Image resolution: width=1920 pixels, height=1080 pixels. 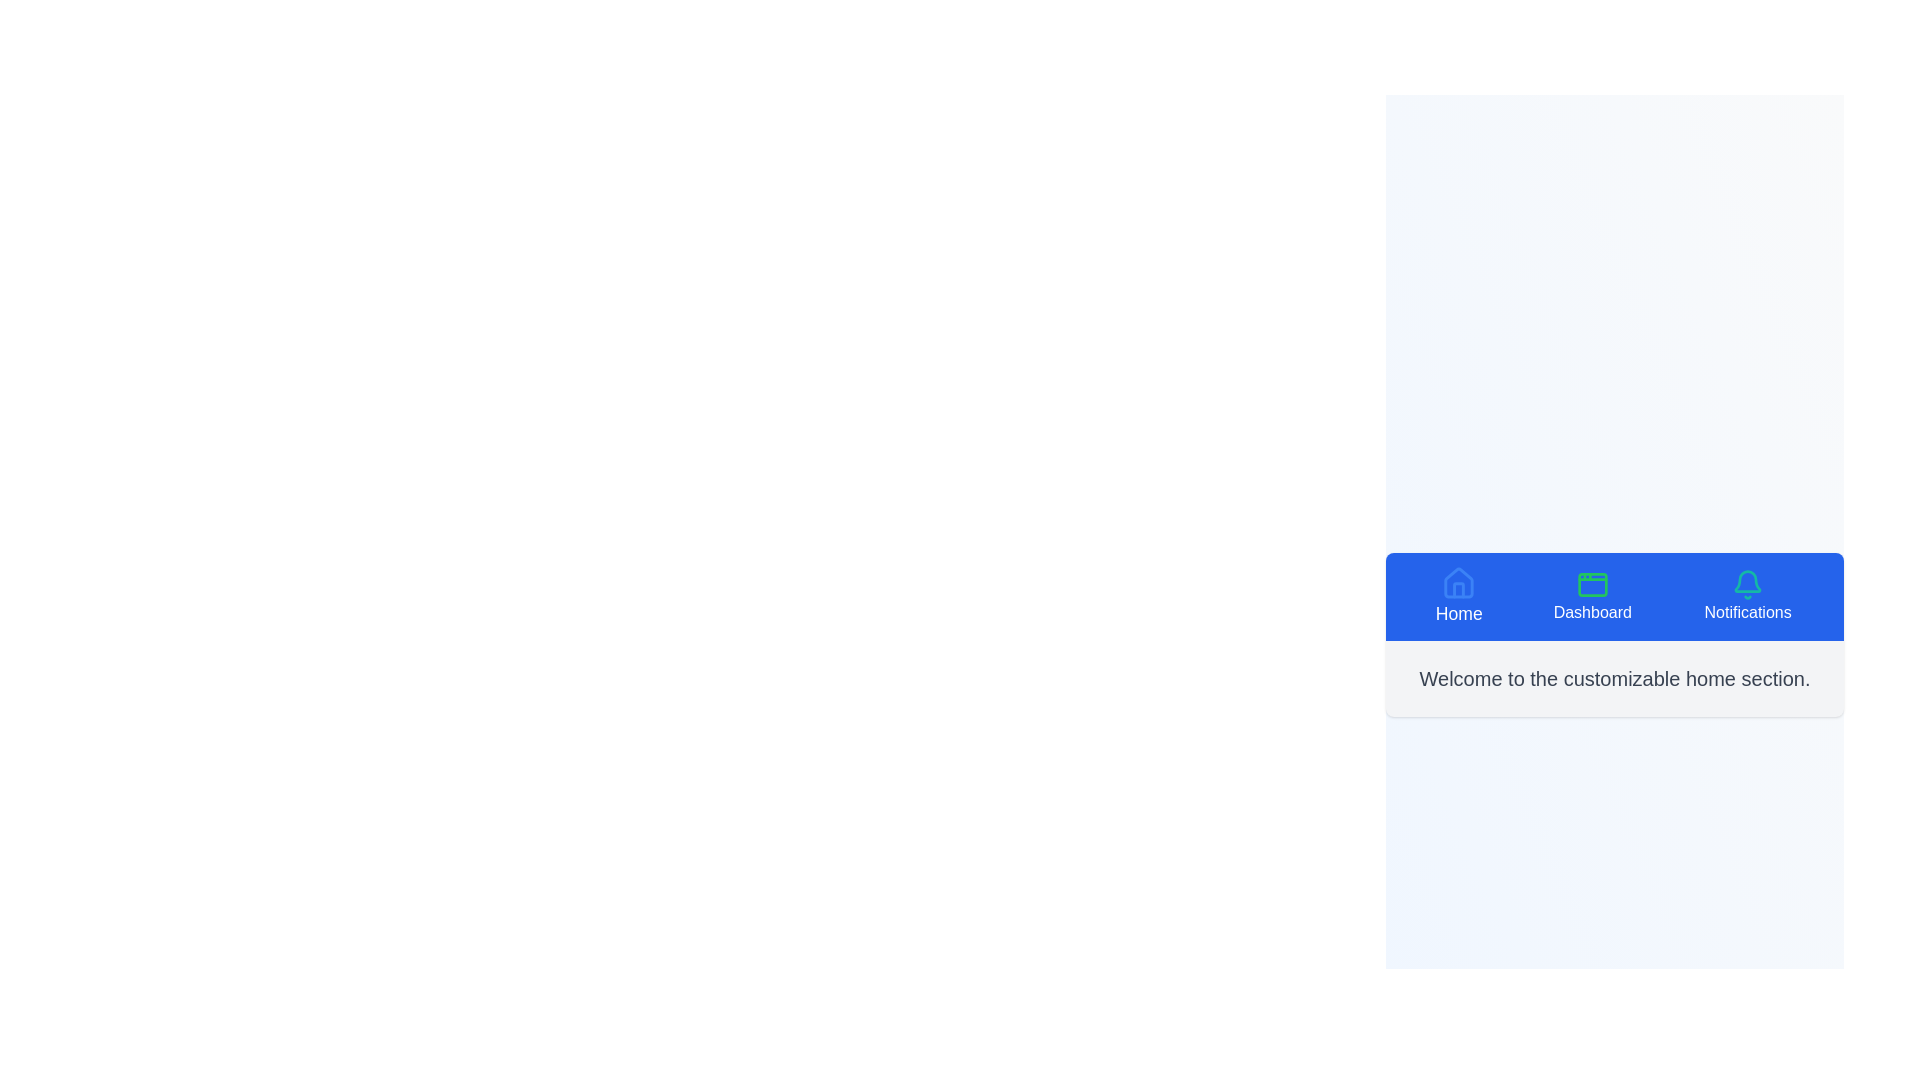 I want to click on the Dashboard tab in the IconicTabs component, so click(x=1591, y=596).